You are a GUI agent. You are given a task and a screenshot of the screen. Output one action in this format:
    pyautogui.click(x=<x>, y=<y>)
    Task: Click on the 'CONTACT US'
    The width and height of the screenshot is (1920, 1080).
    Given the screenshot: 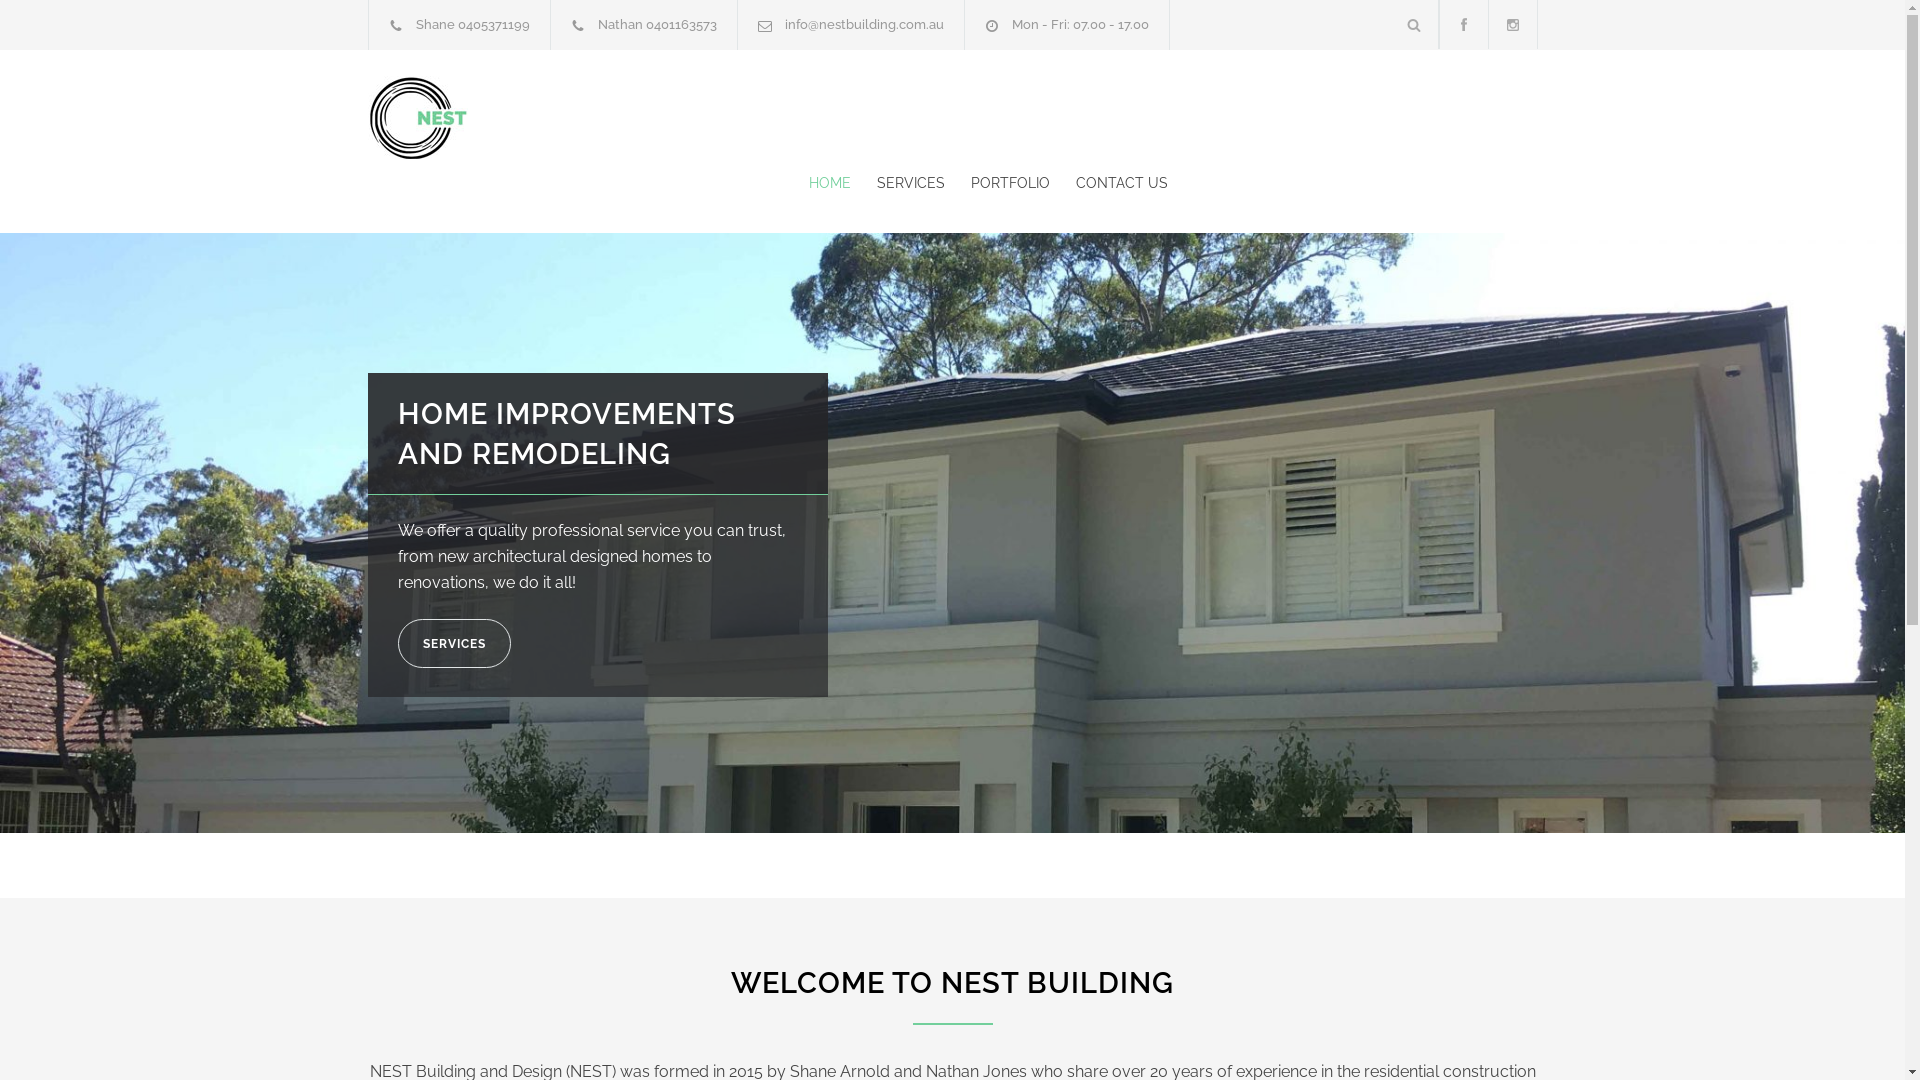 What is the action you would take?
    pyautogui.click(x=1107, y=182)
    